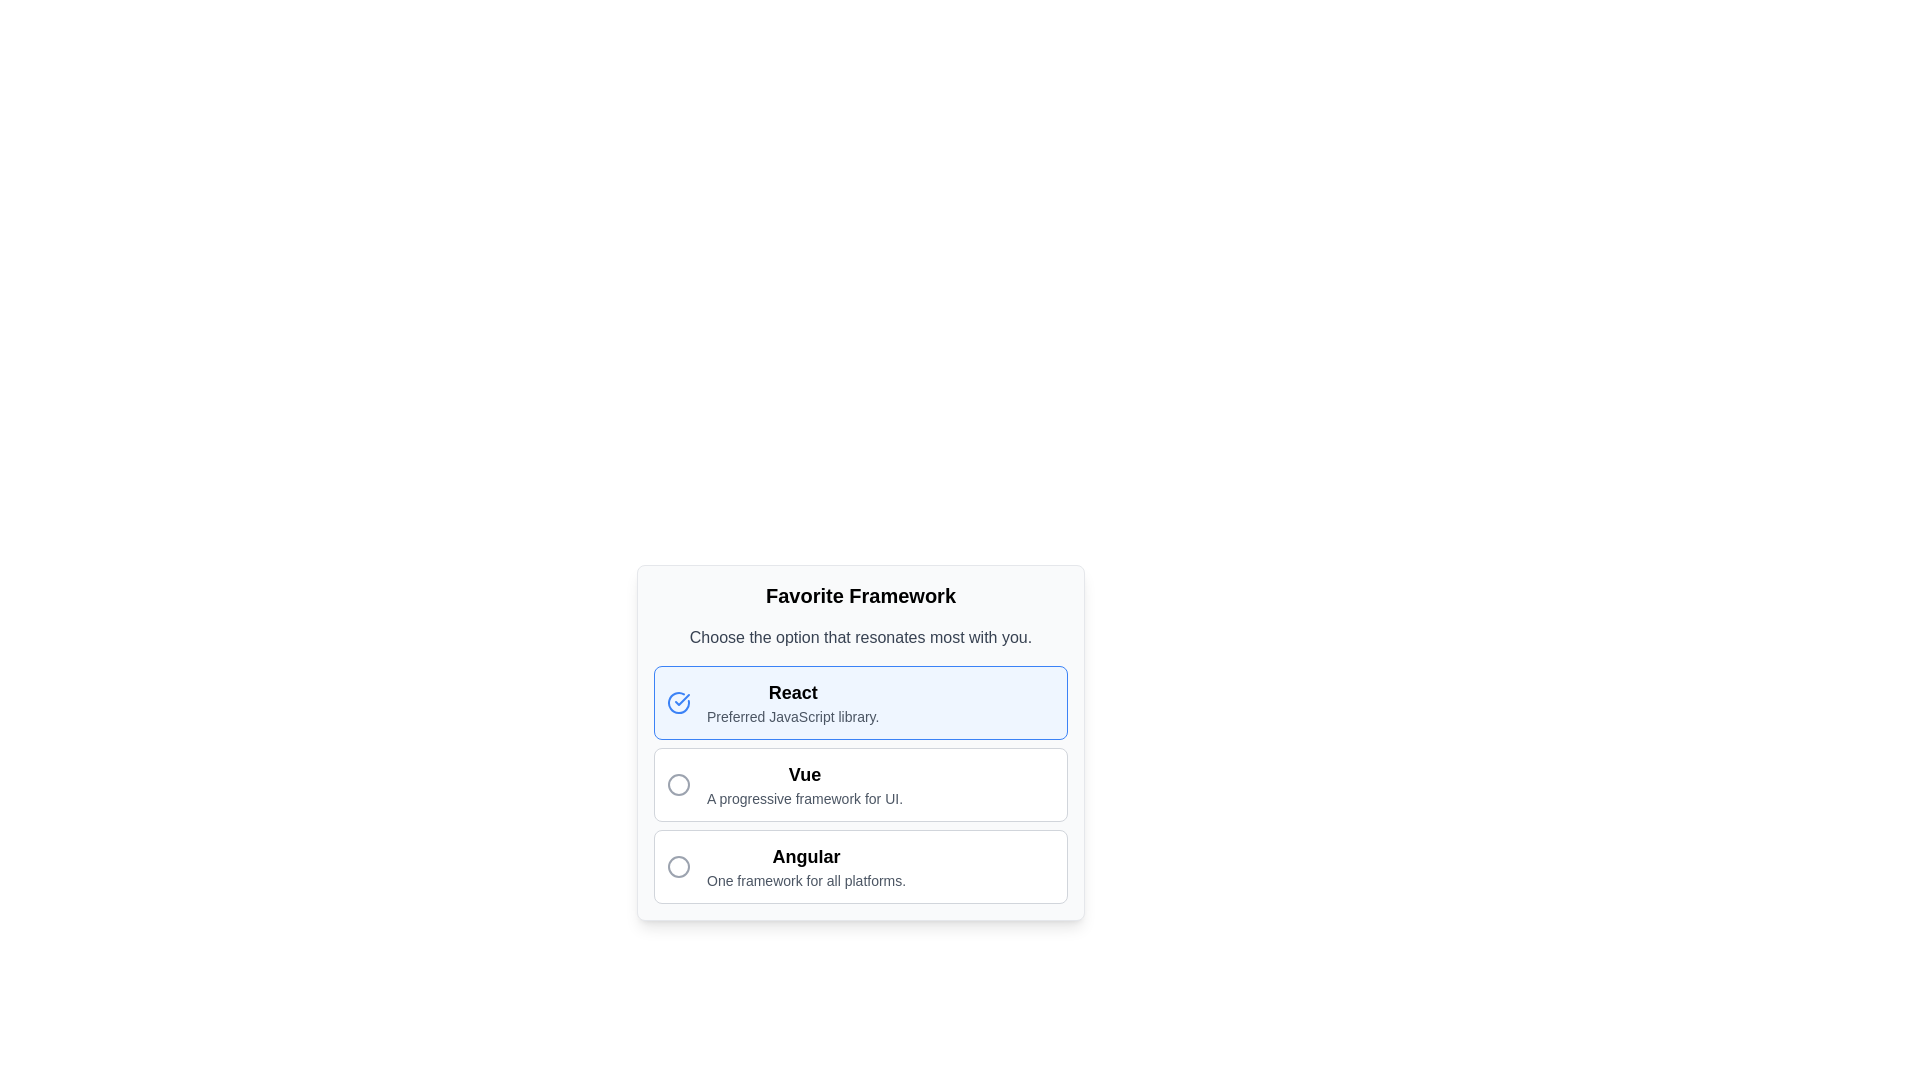  Describe the element at coordinates (678, 866) in the screenshot. I see `the circular icon with a gray outline located to the left of the text 'Angular: One framework for all platforms' in the 'Favorite Framework' selection menu` at that location.